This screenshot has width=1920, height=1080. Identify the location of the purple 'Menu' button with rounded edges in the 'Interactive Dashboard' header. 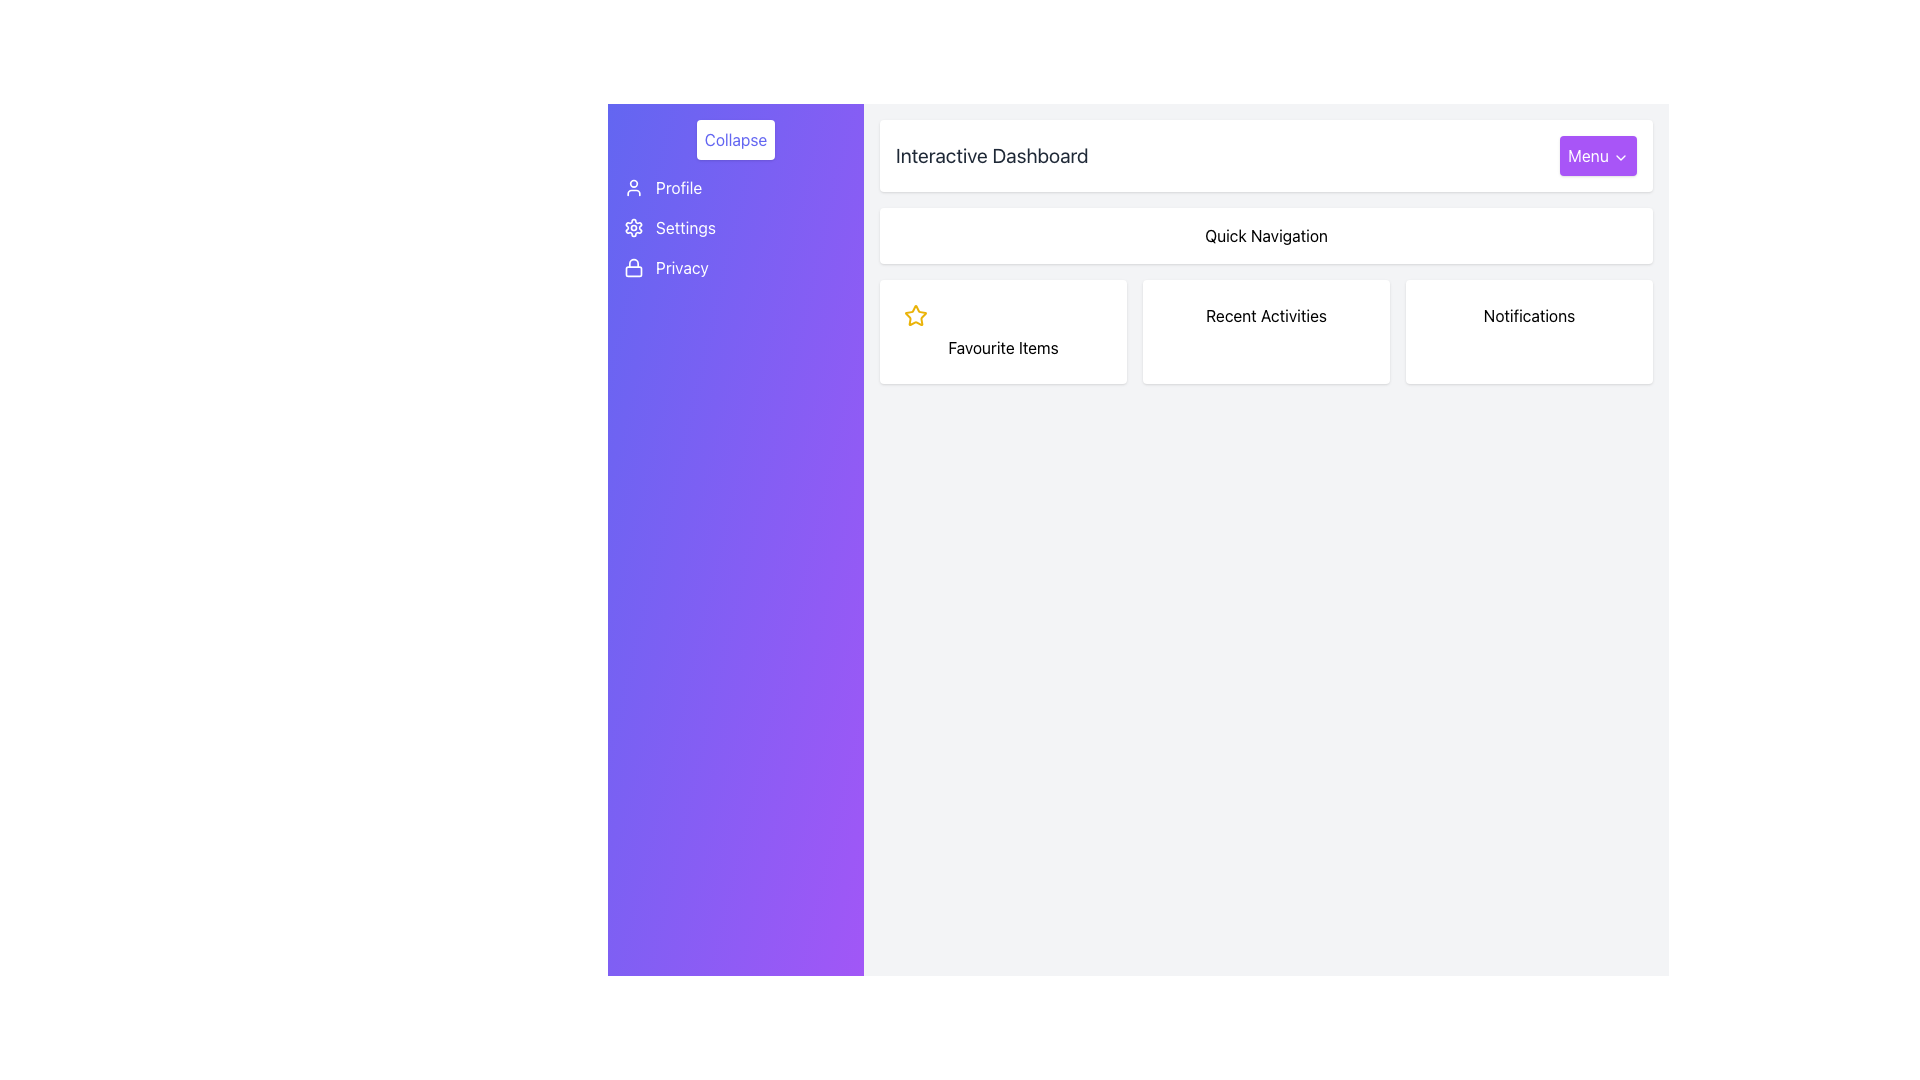
(1597, 154).